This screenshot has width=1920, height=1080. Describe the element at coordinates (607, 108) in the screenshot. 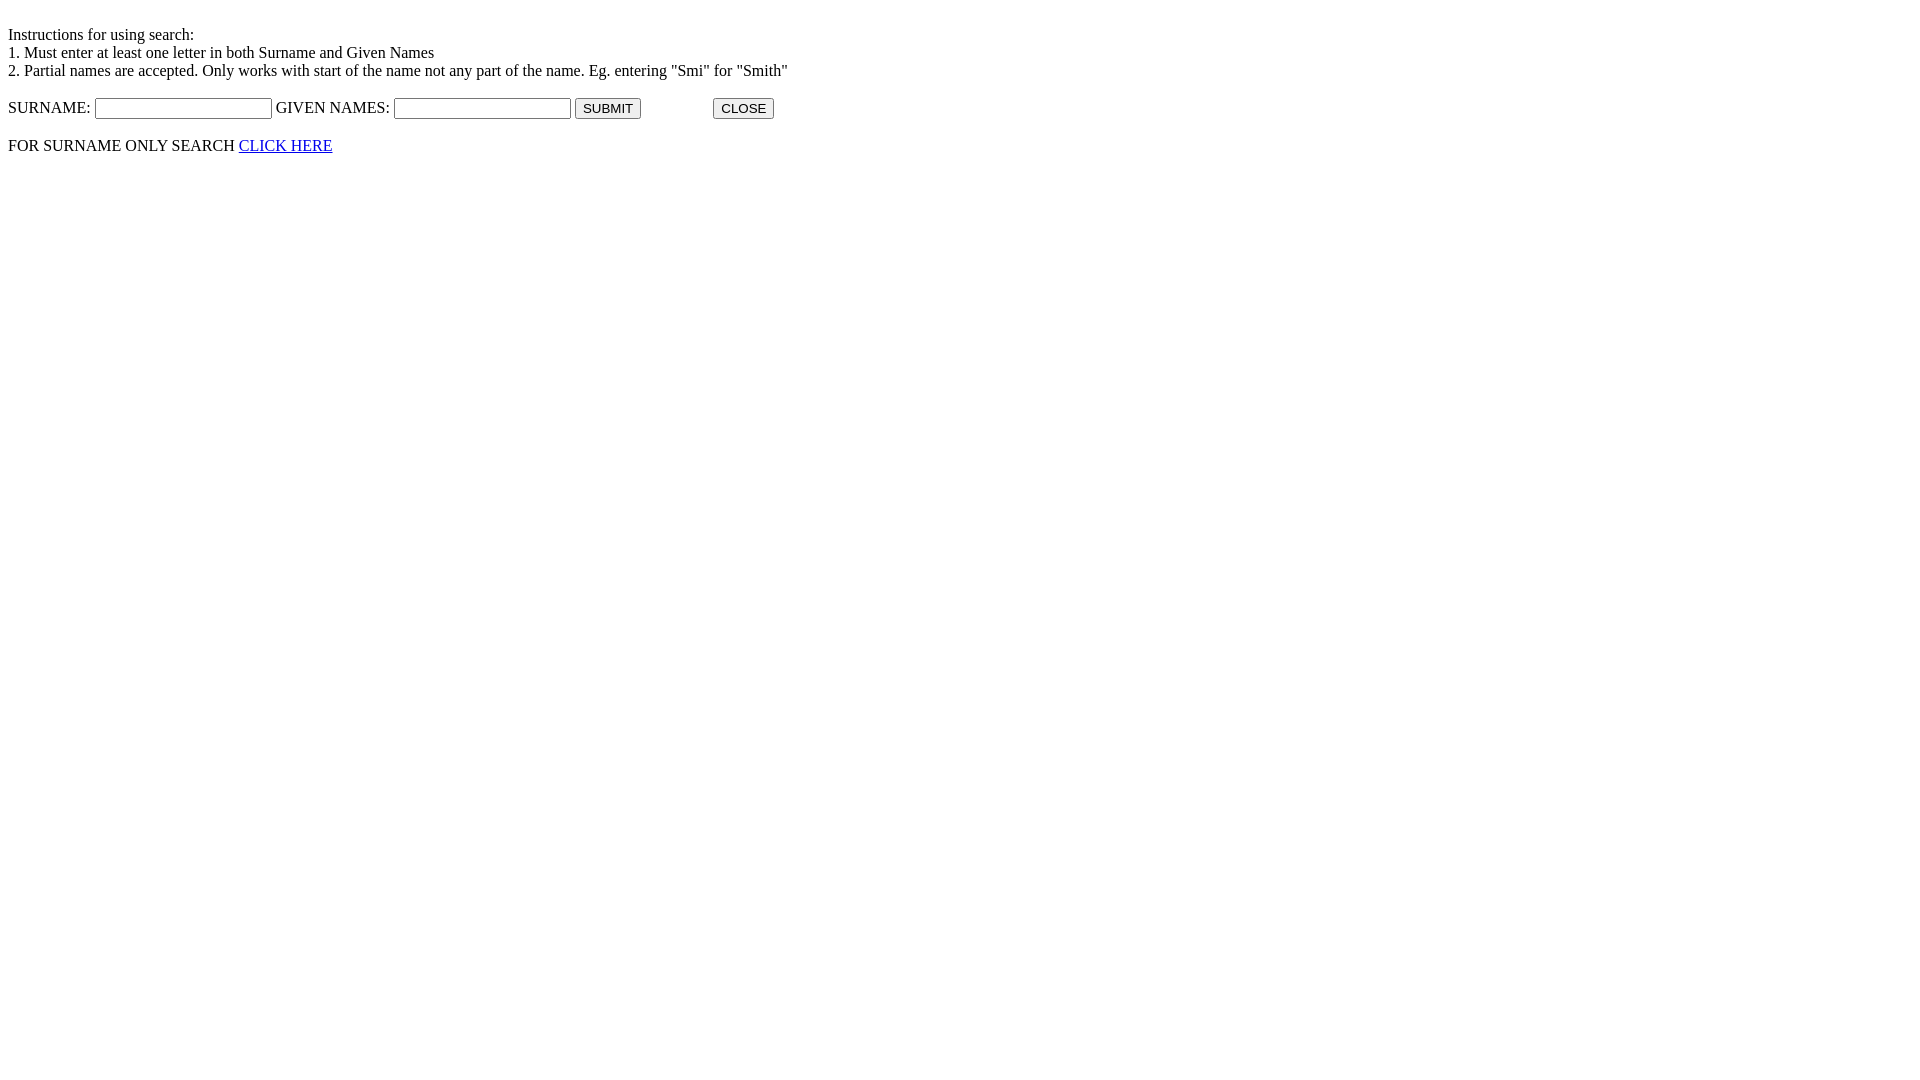

I see `'SUBMIT'` at that location.